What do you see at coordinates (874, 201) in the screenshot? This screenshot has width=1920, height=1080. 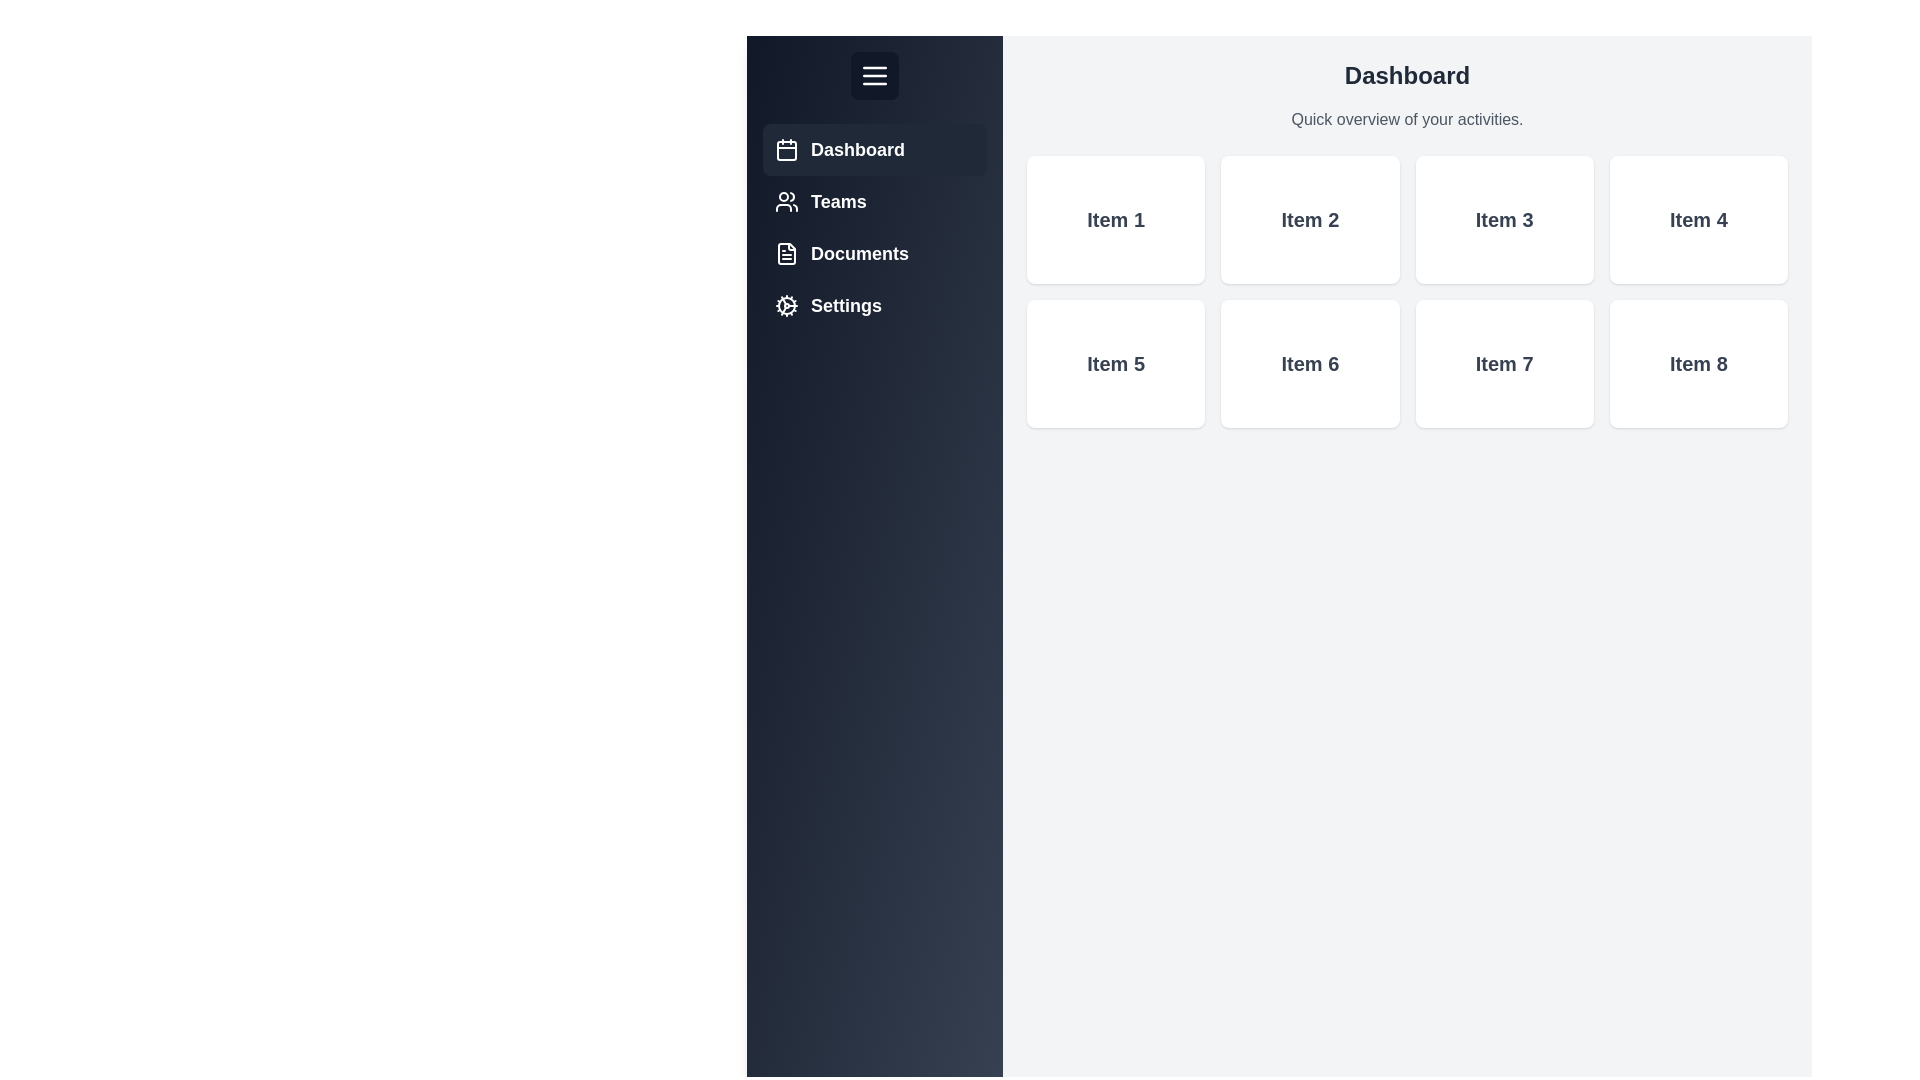 I see `the menu item Teams to reveal its additional information or effects` at bounding box center [874, 201].